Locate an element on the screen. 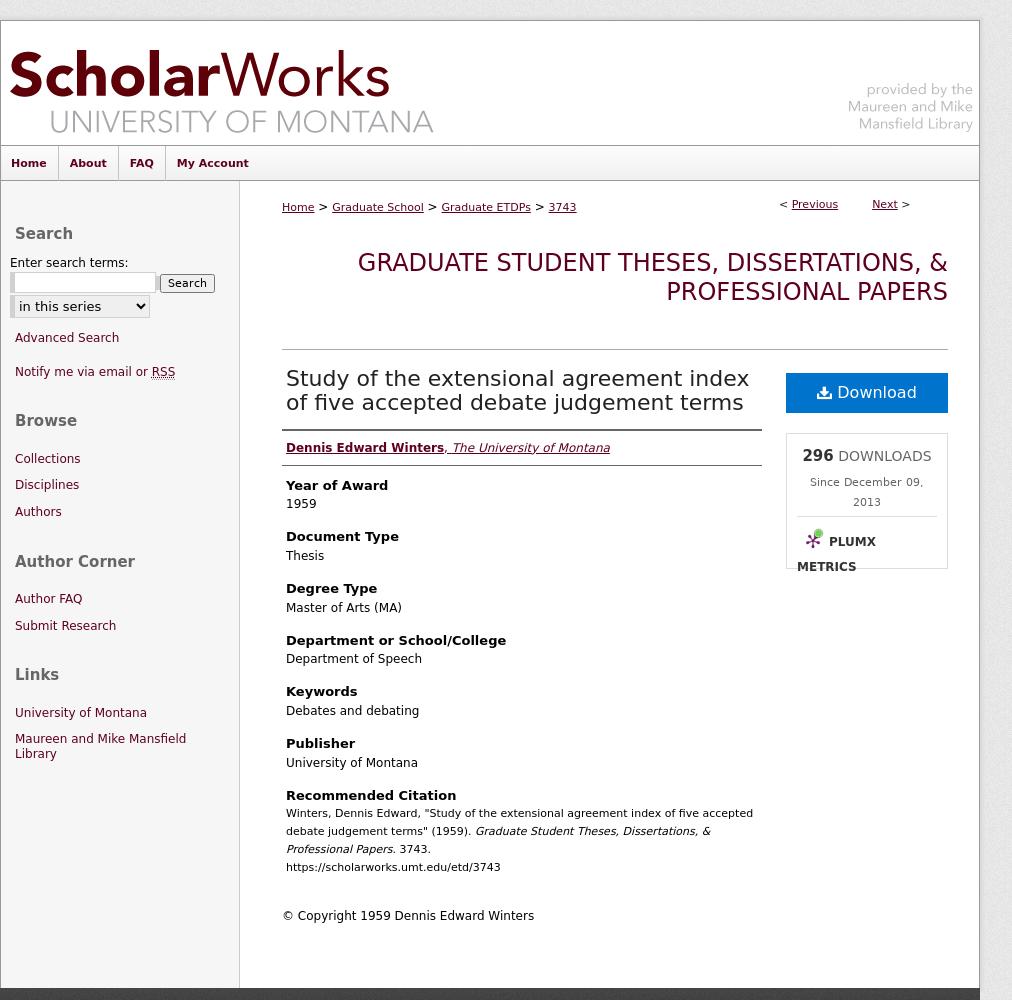  'Disciplines' is located at coordinates (45, 484).